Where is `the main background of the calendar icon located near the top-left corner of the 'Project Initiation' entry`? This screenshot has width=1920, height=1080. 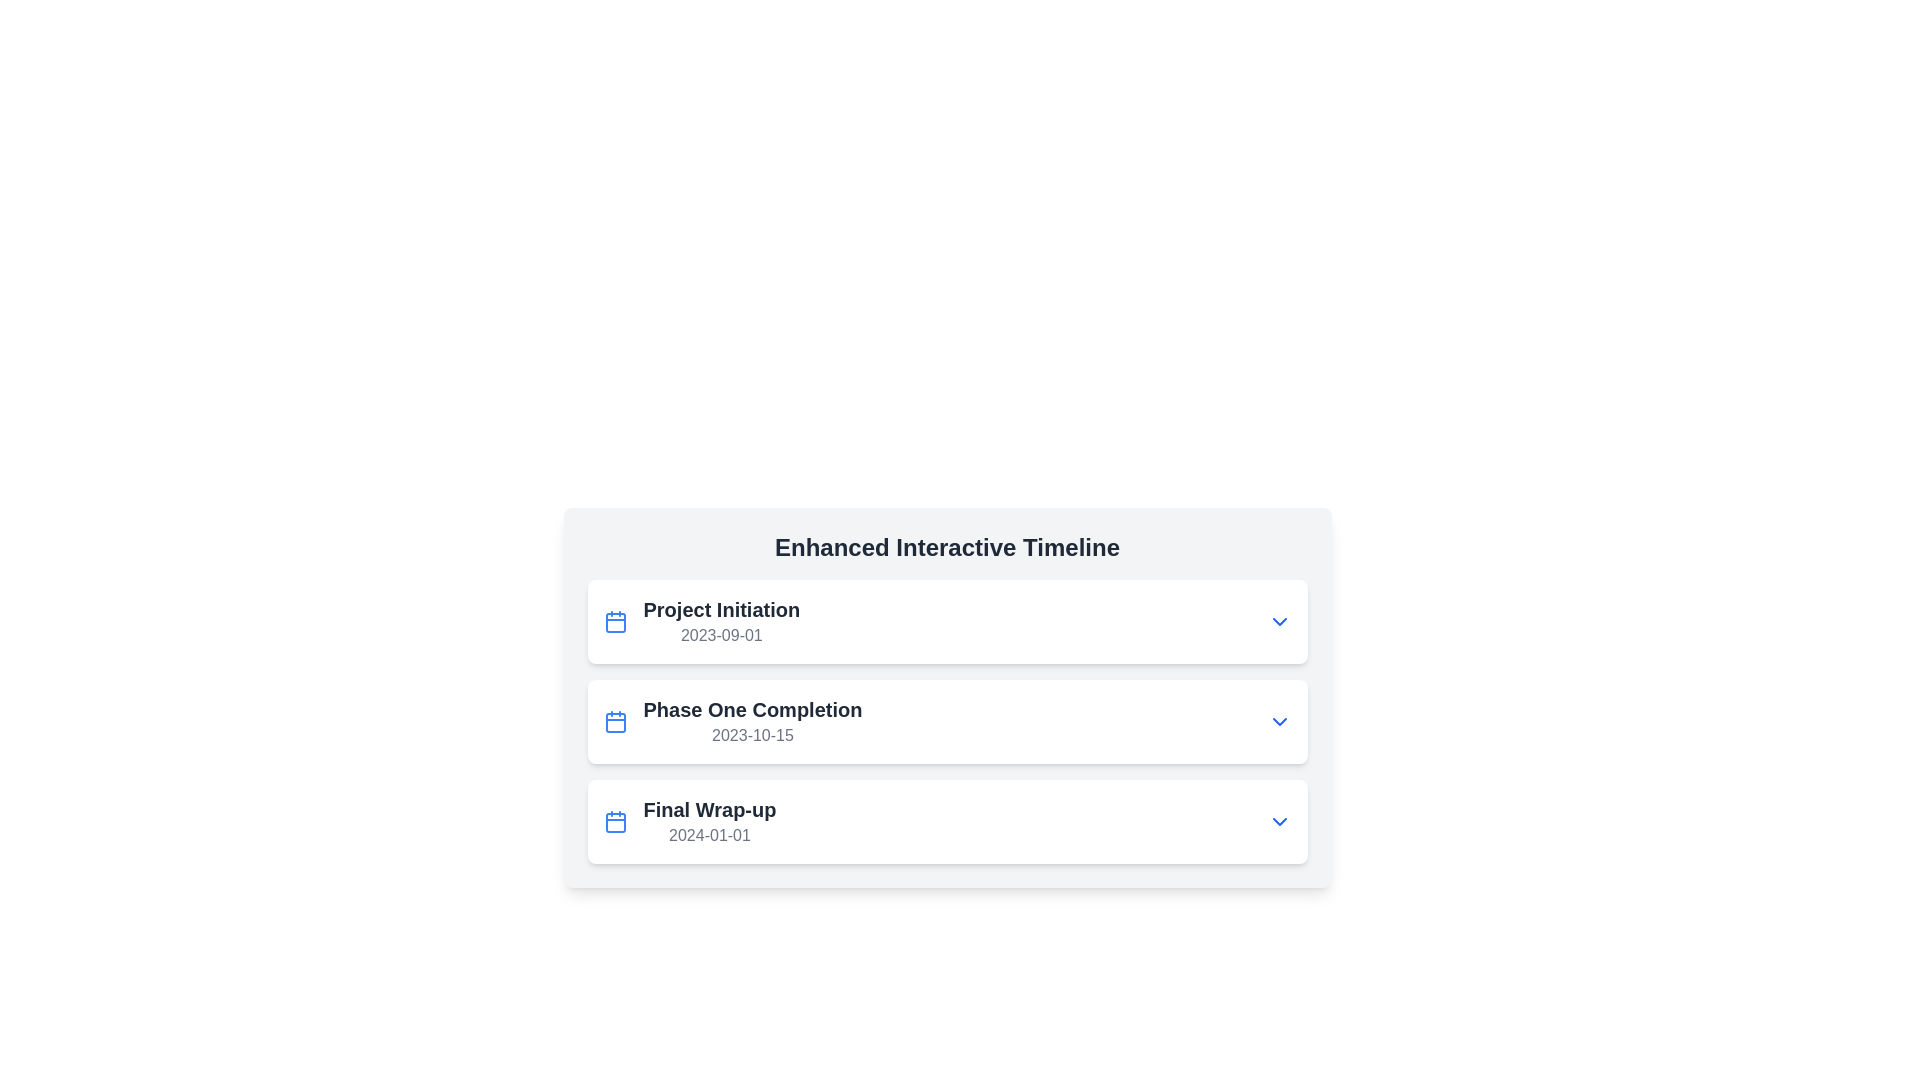
the main background of the calendar icon located near the top-left corner of the 'Project Initiation' entry is located at coordinates (614, 622).